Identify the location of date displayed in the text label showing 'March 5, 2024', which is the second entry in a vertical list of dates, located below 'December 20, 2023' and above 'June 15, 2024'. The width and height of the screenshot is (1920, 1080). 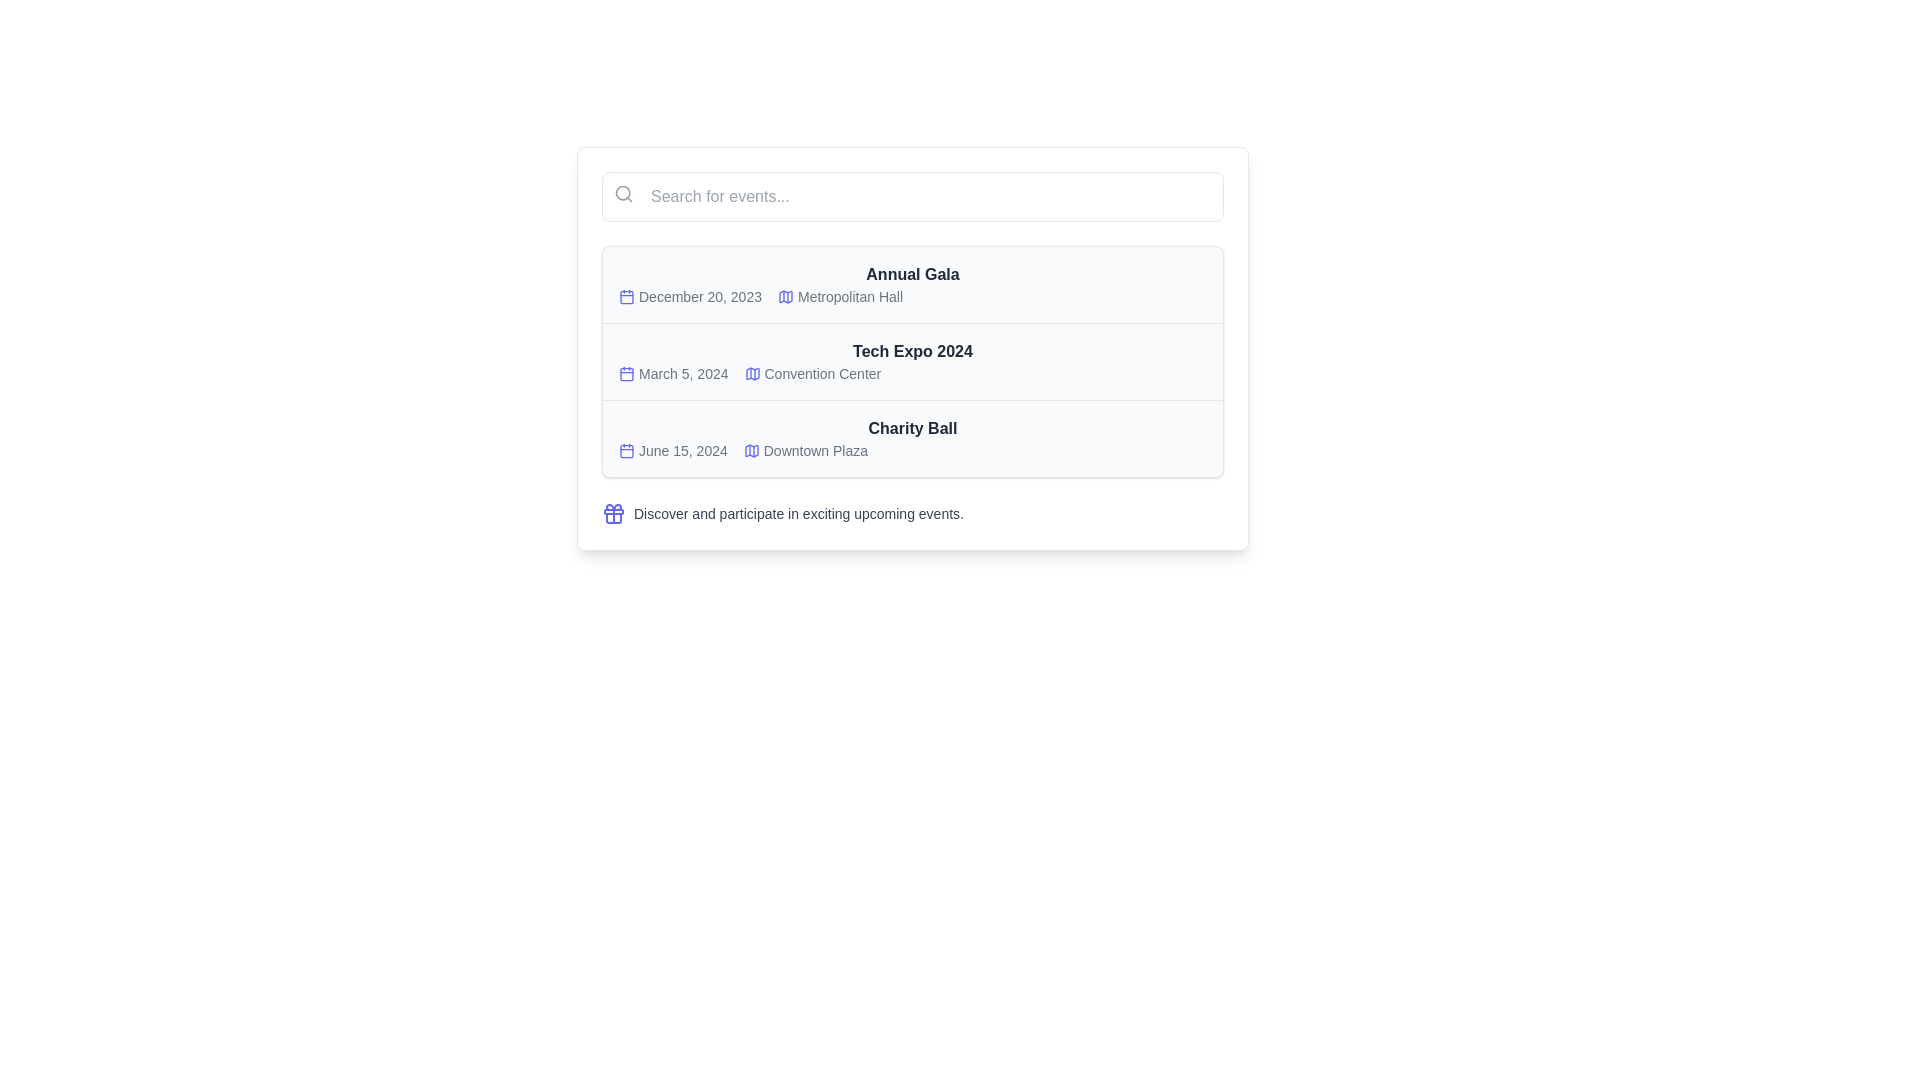
(683, 374).